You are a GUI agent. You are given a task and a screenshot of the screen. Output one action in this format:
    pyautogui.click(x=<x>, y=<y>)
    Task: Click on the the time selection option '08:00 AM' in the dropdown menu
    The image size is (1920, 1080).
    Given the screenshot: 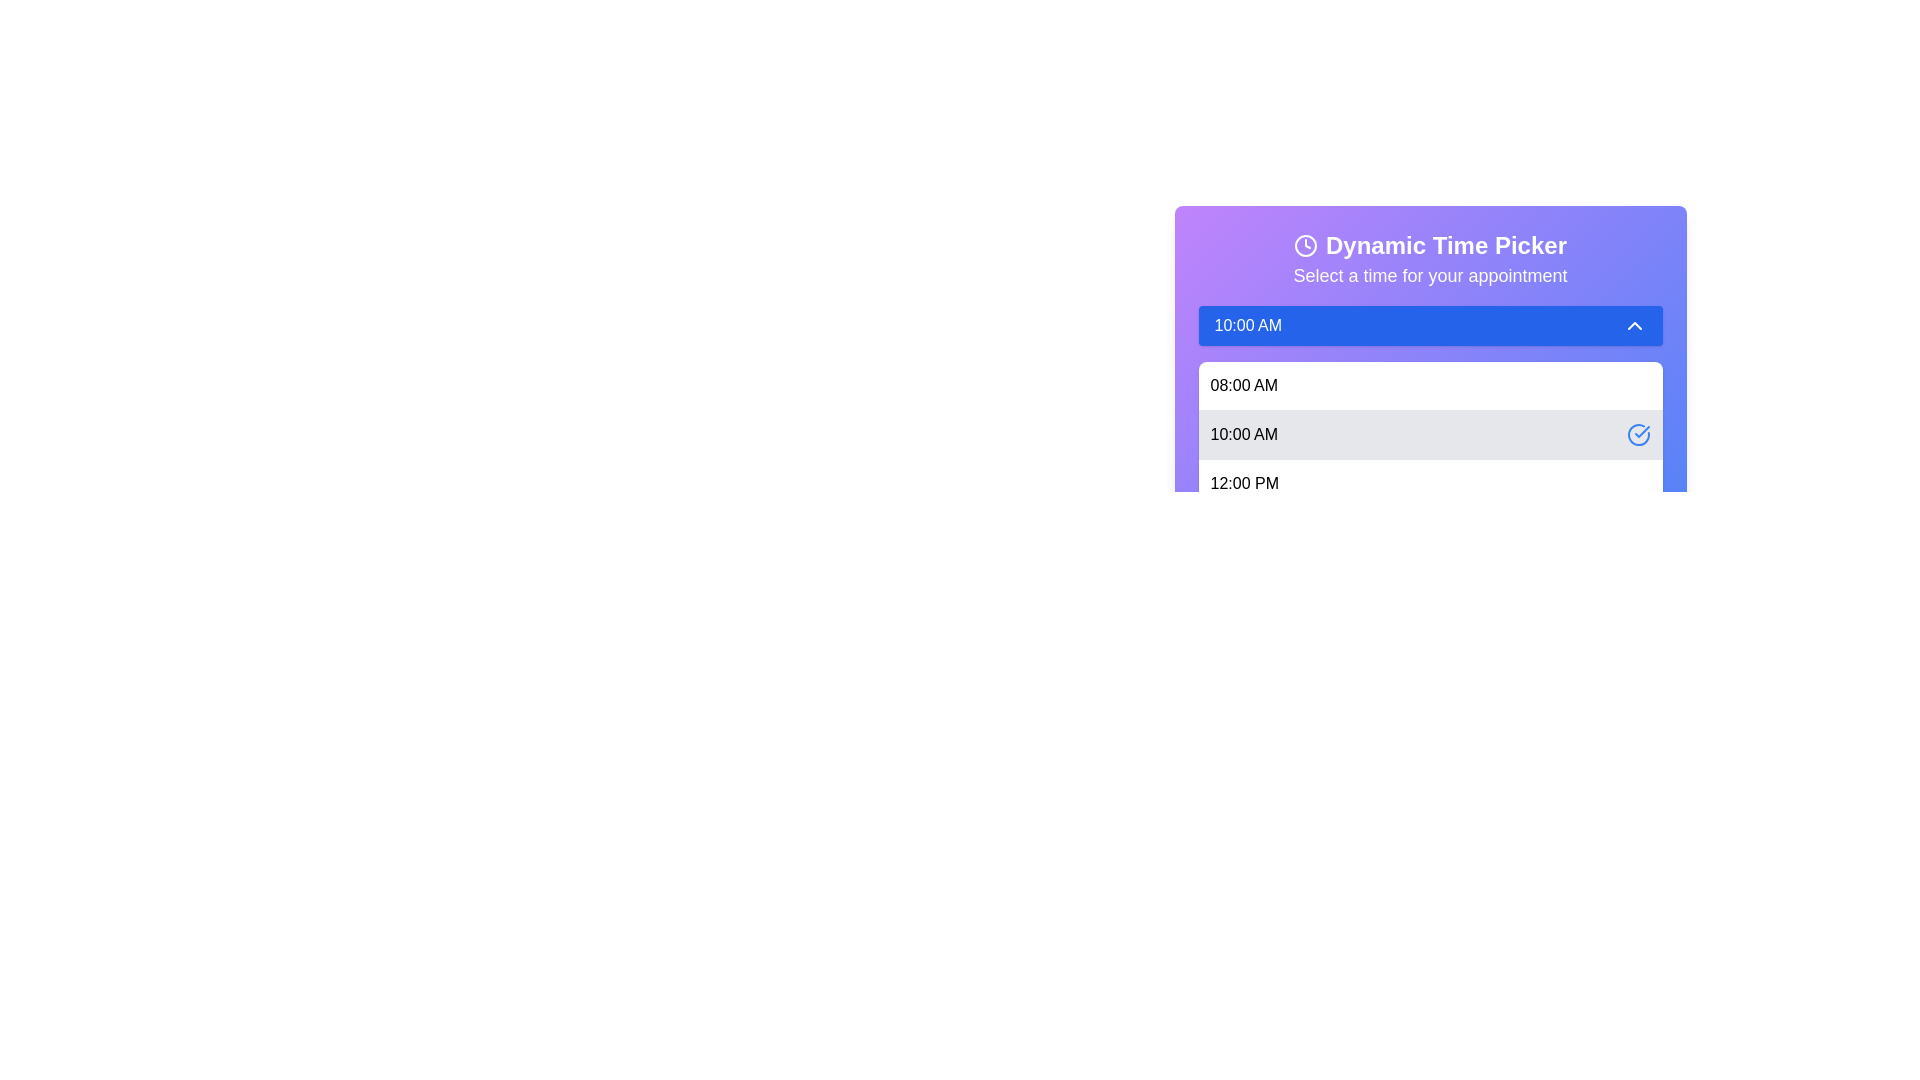 What is the action you would take?
    pyautogui.click(x=1429, y=385)
    